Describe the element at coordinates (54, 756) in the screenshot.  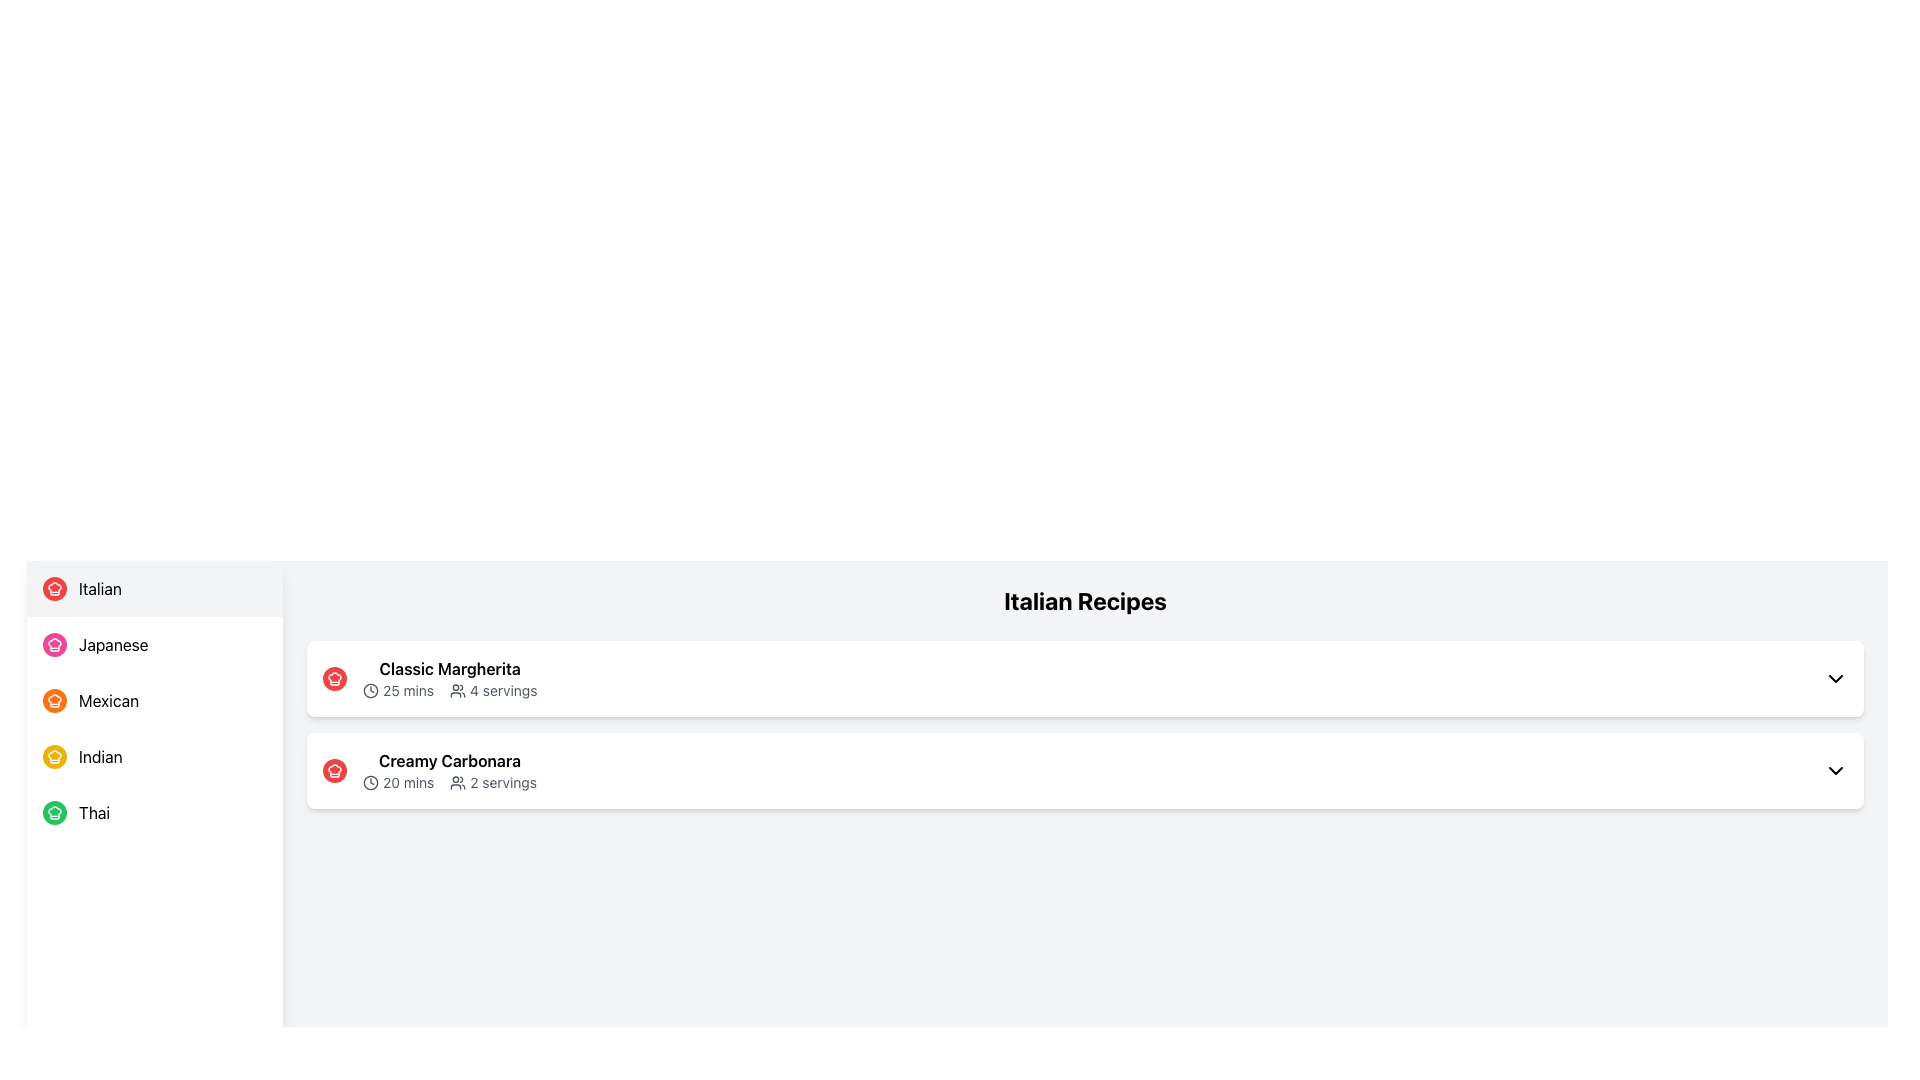
I see `the yellow circular icon with a chef hat graphic located in the left sidebar next to the text 'Indian.'` at that location.